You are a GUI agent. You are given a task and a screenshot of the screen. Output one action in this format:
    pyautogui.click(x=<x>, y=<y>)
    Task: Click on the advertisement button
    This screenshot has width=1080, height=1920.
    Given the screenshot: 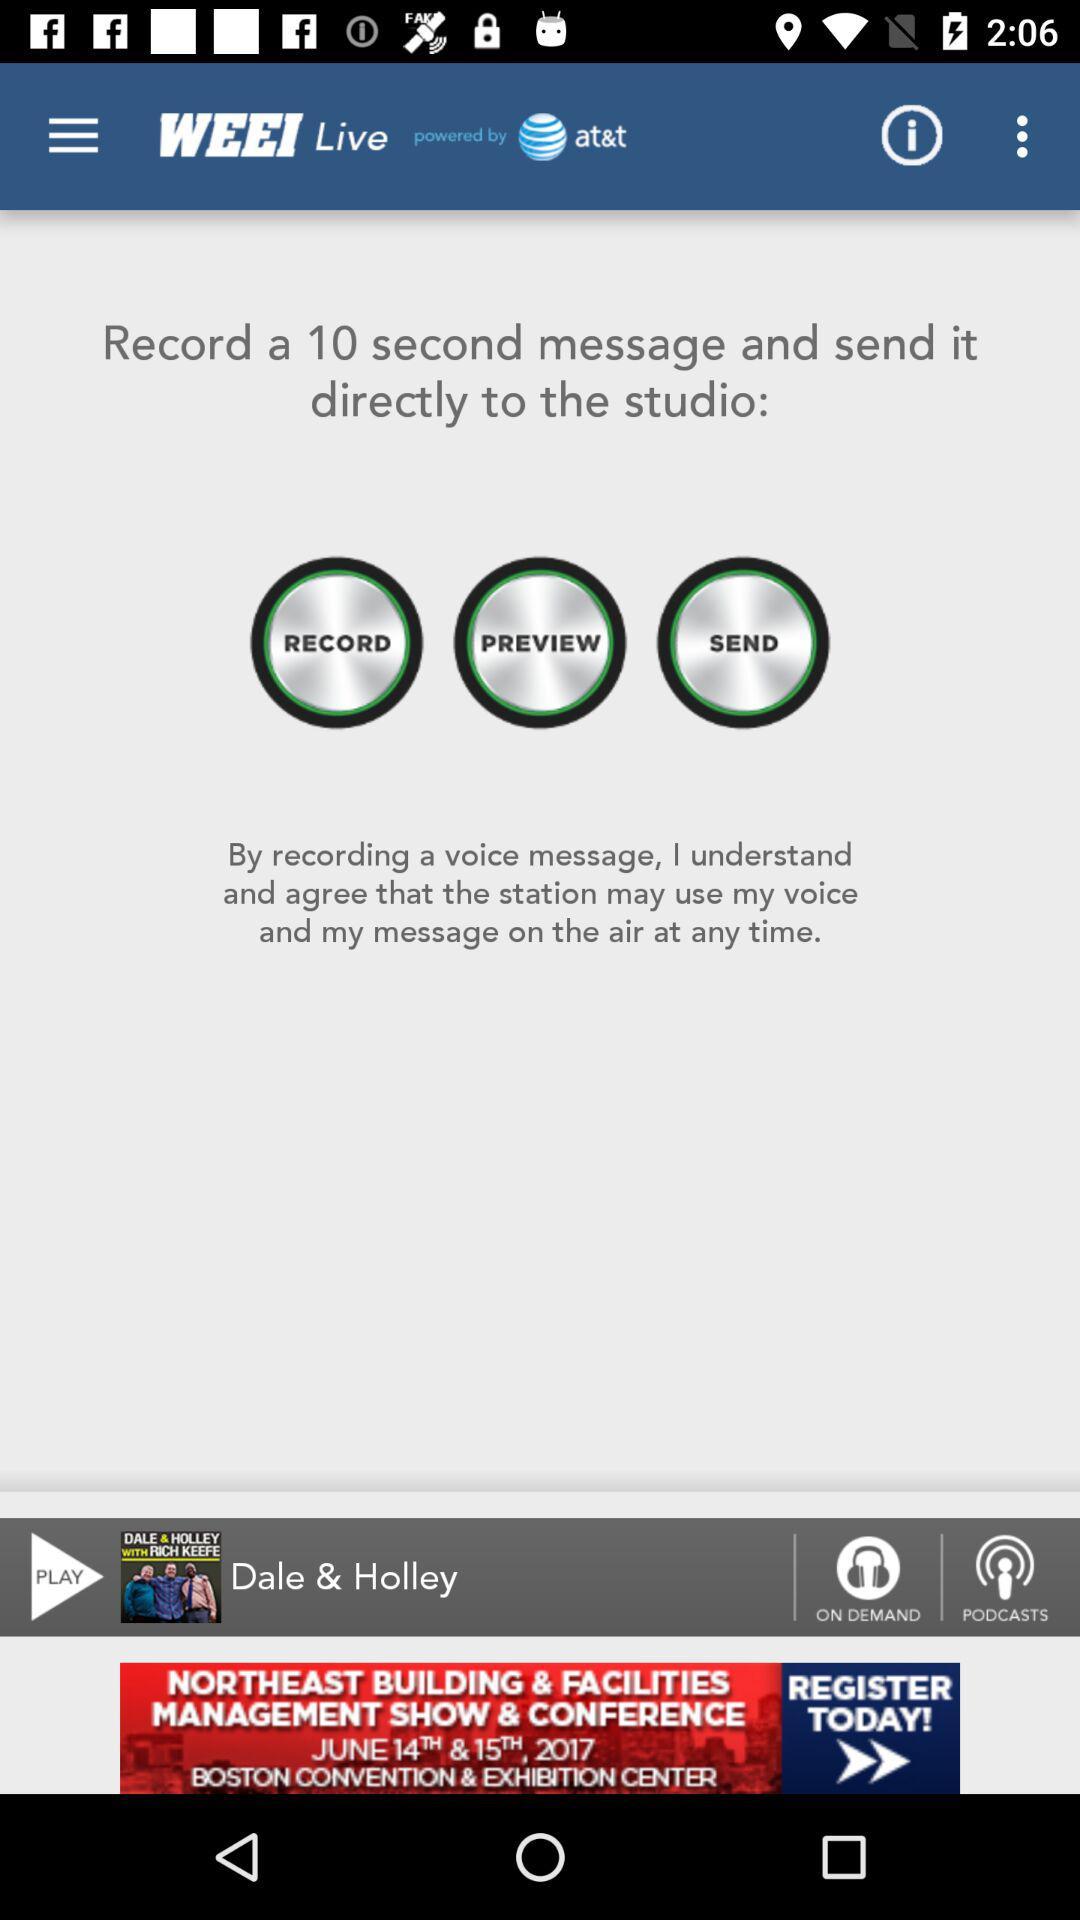 What is the action you would take?
    pyautogui.click(x=540, y=1727)
    